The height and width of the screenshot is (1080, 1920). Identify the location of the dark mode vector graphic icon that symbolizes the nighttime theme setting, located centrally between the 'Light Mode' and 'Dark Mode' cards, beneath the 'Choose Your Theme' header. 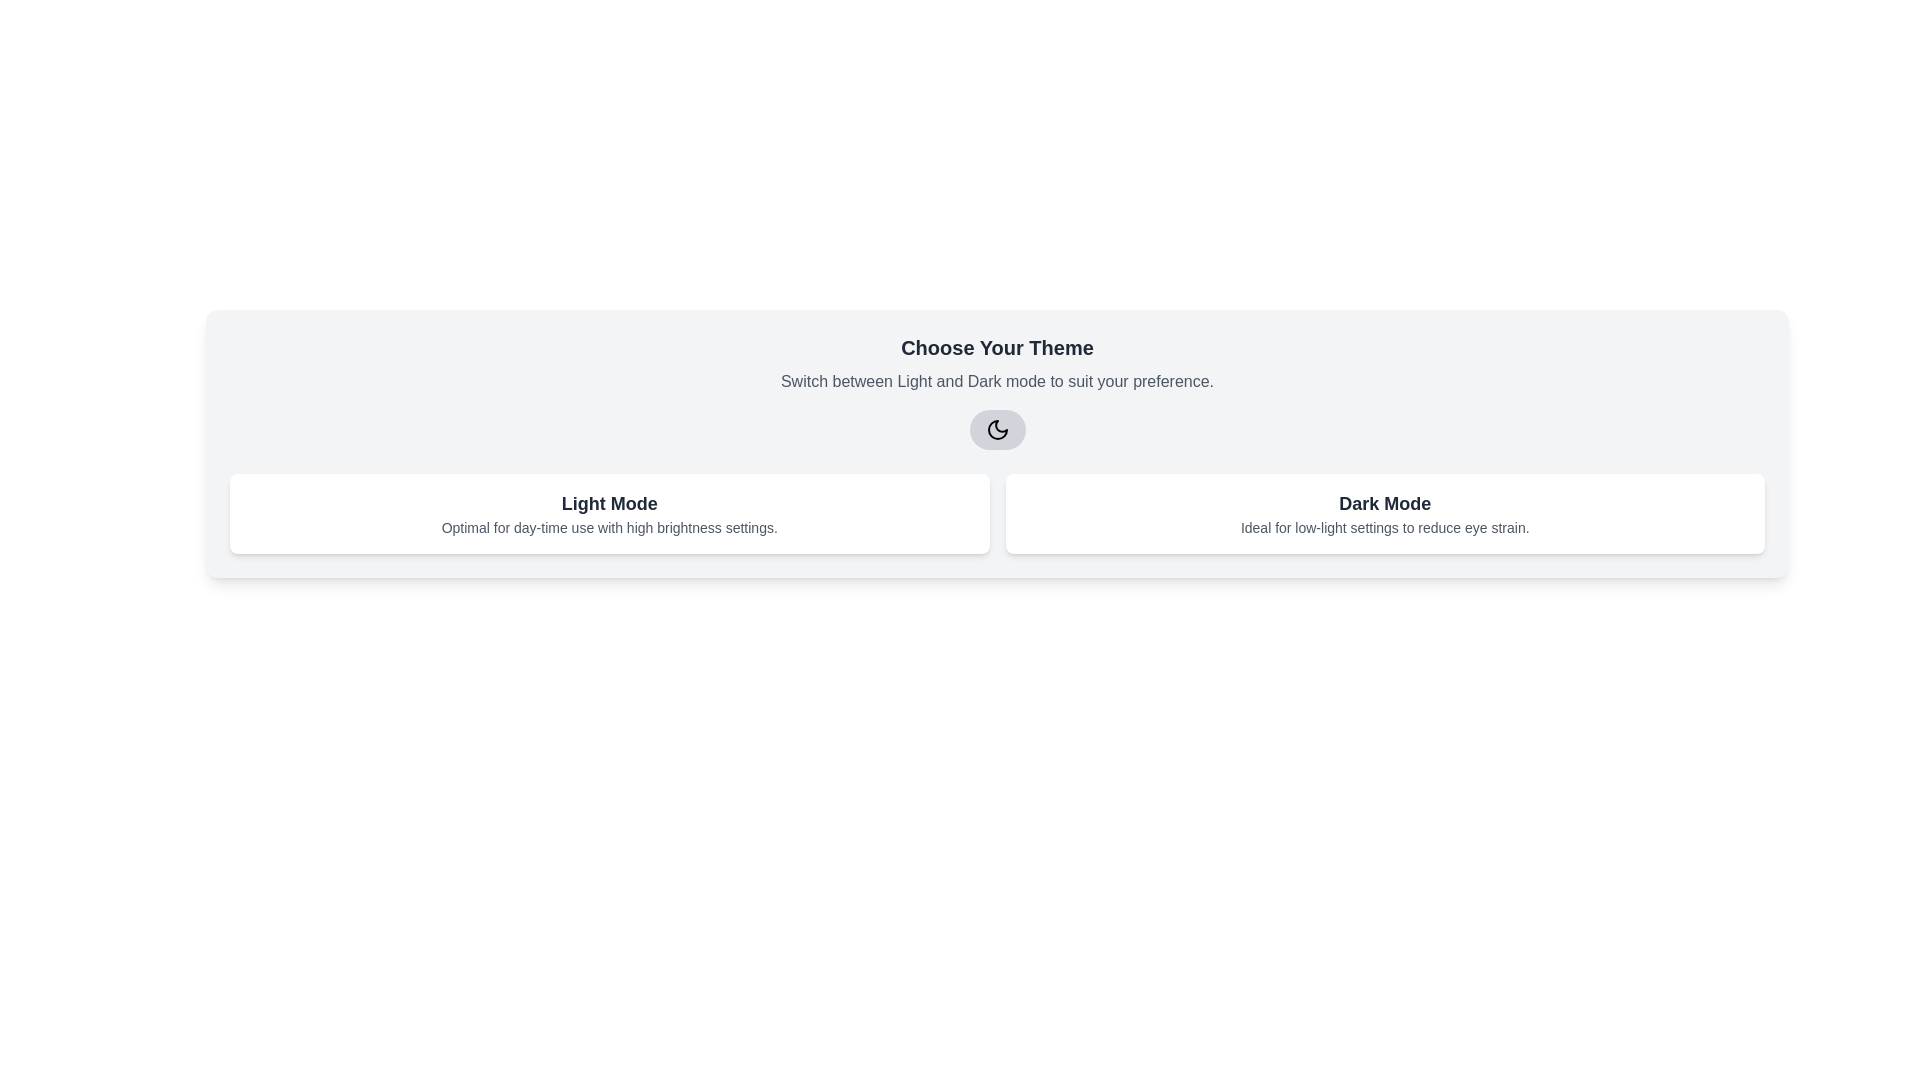
(997, 428).